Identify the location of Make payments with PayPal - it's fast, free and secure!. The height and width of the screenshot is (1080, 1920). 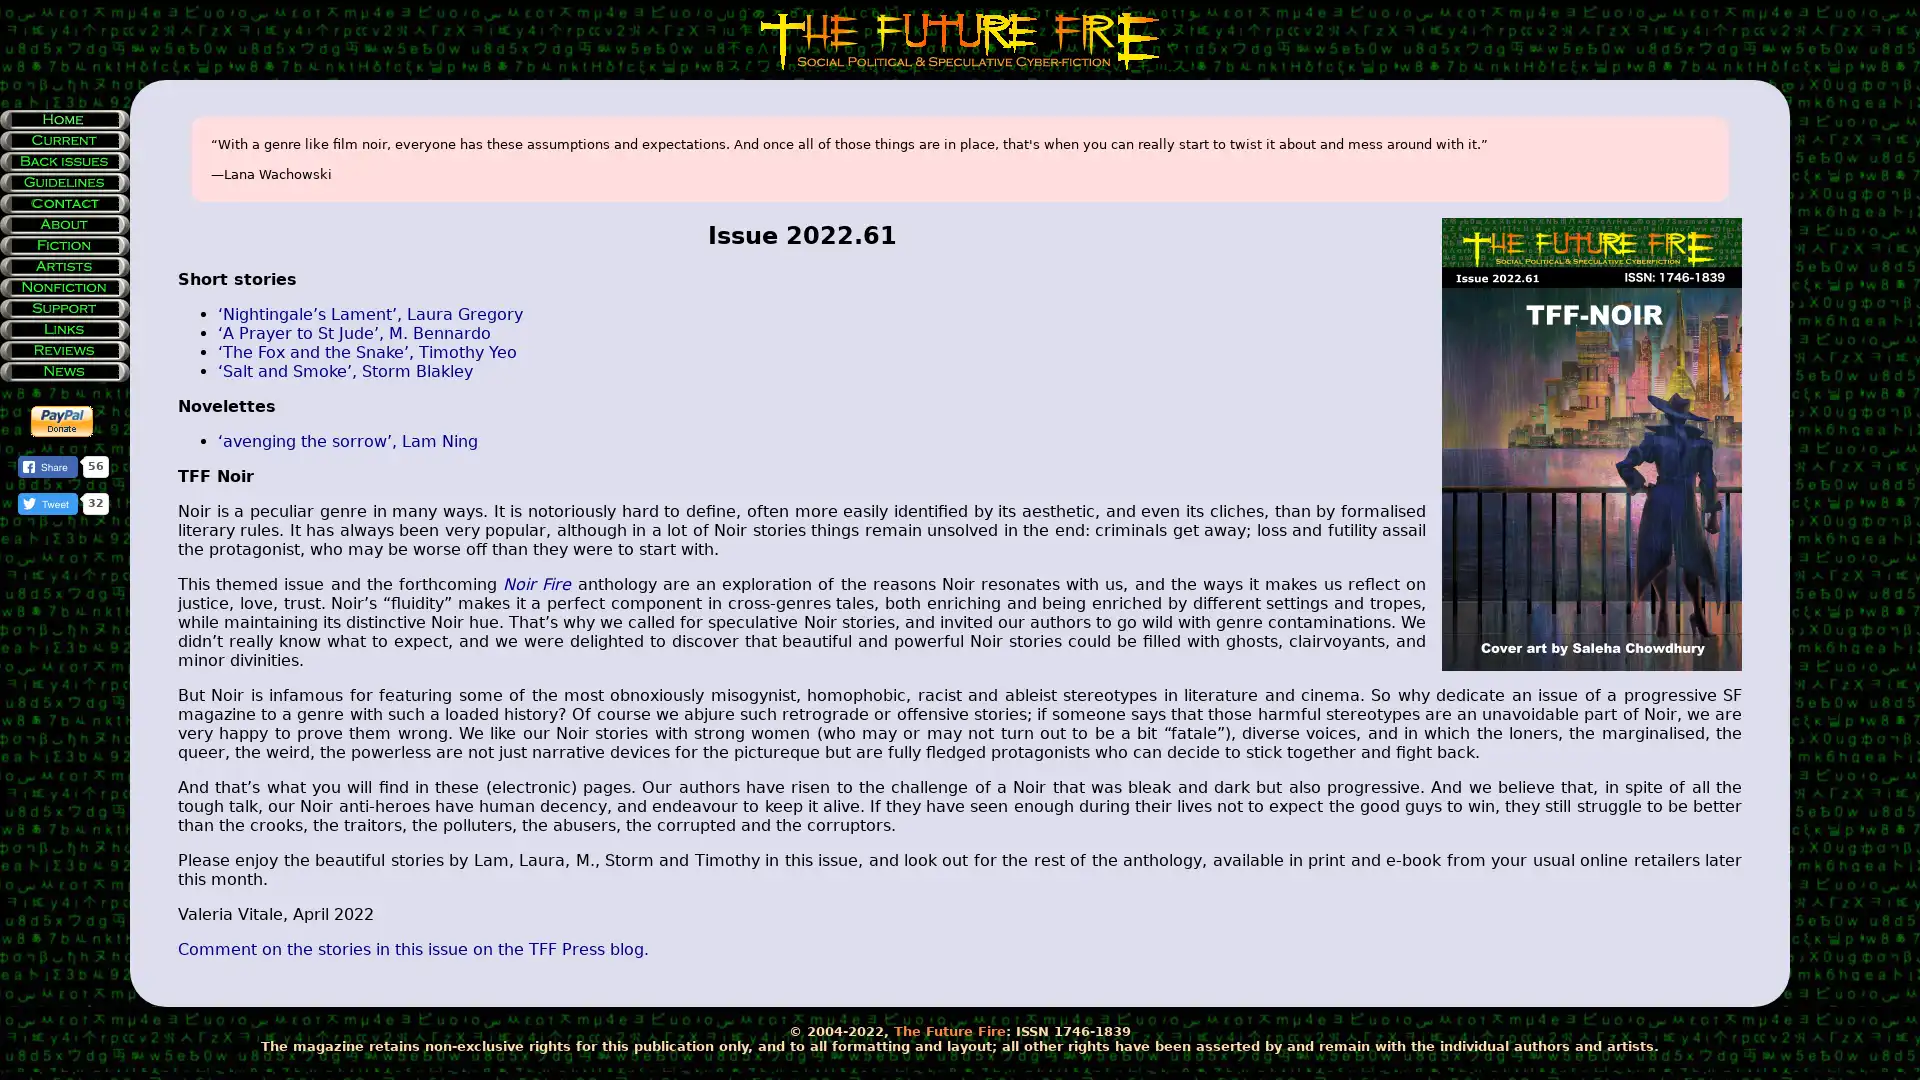
(62, 420).